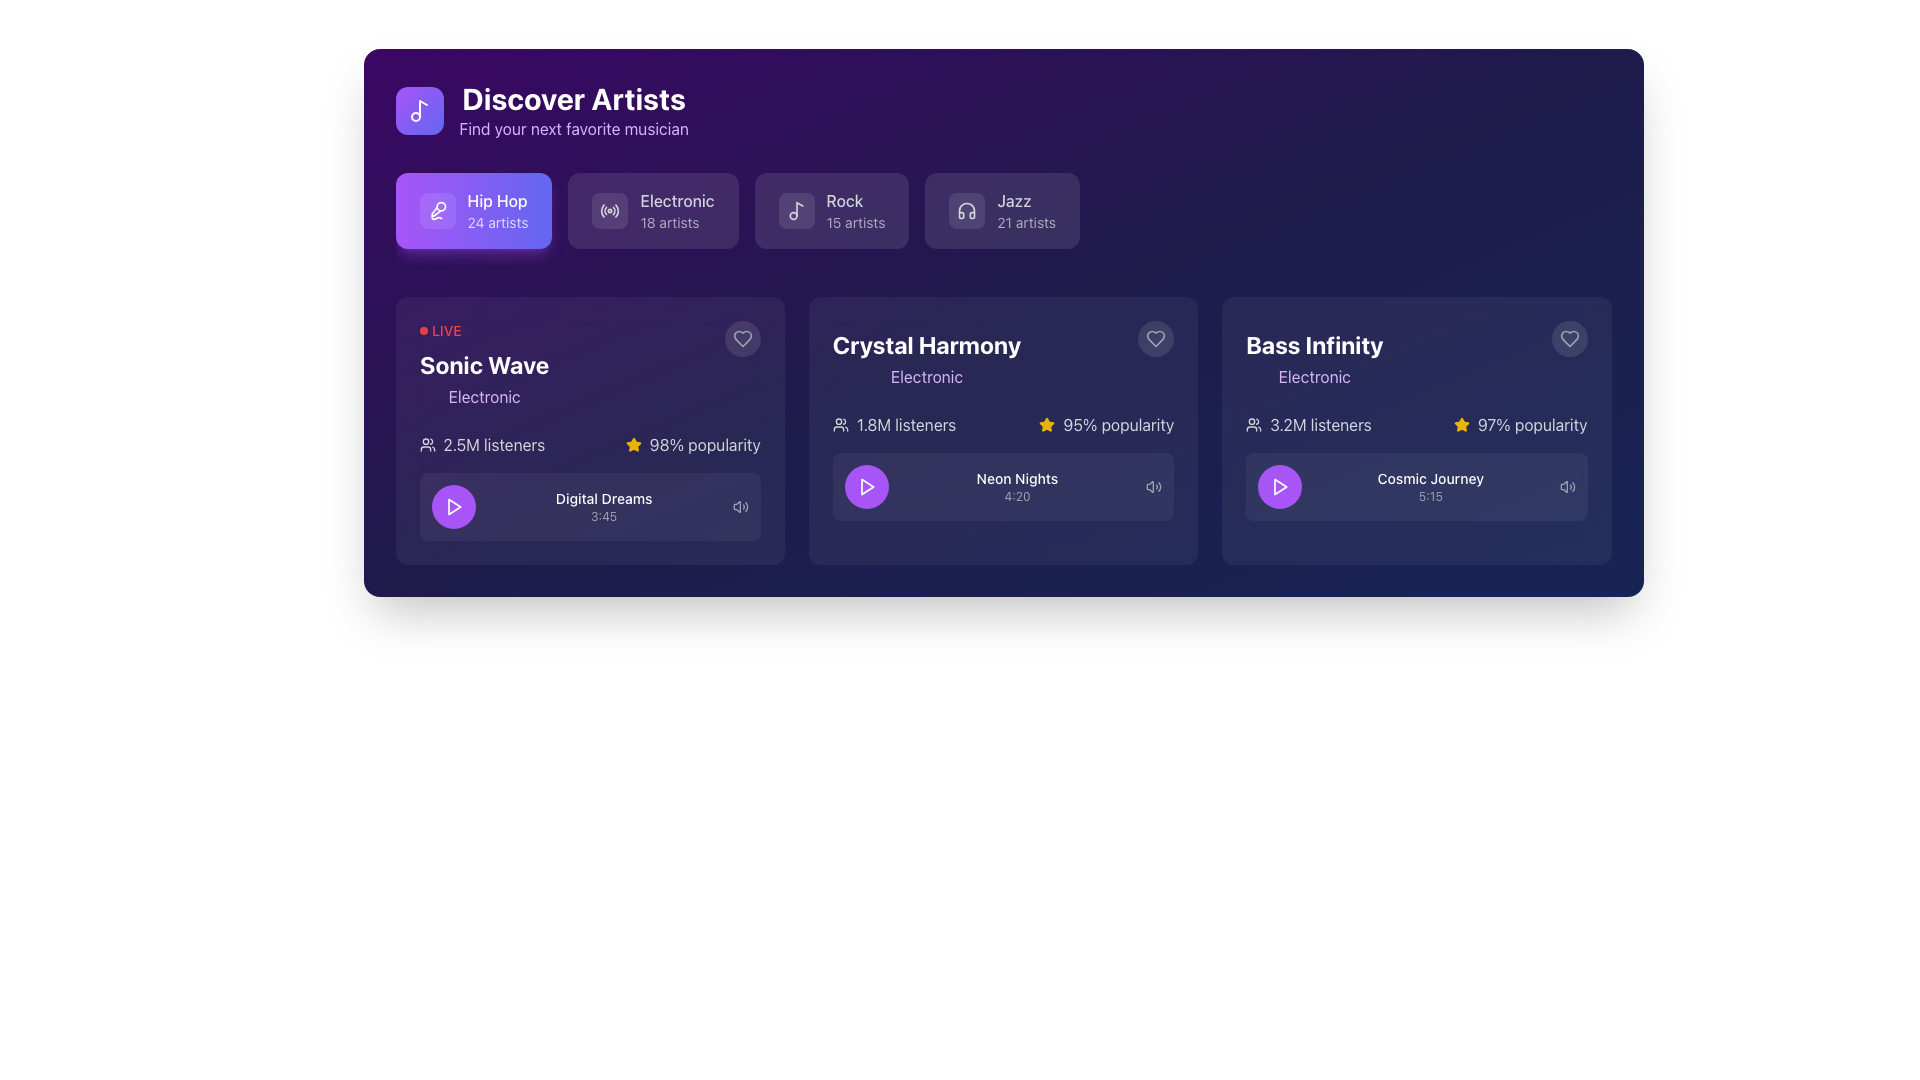  What do you see at coordinates (705, 443) in the screenshot?
I see `the text label displaying '98% popularity' in white text on a dark background as a read-only text component, located` at bounding box center [705, 443].